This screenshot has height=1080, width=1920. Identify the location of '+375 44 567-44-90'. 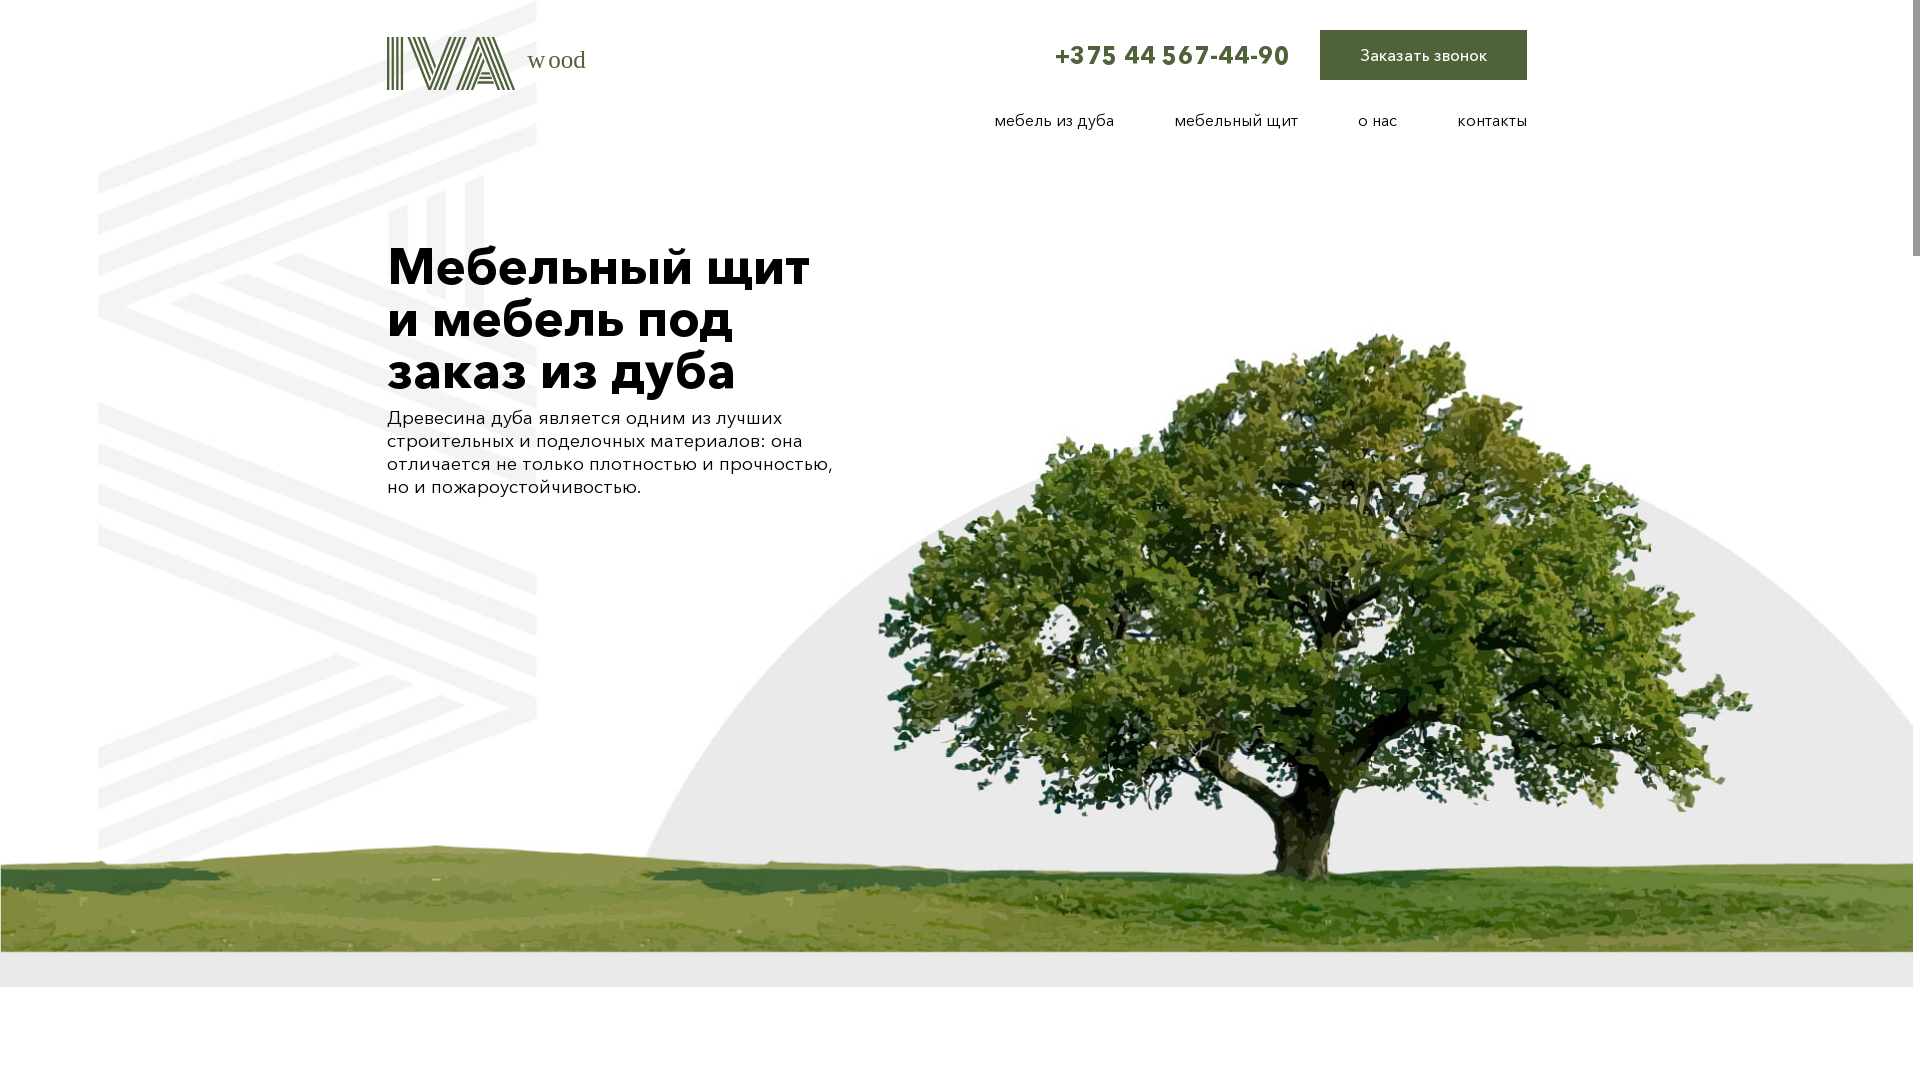
(1171, 53).